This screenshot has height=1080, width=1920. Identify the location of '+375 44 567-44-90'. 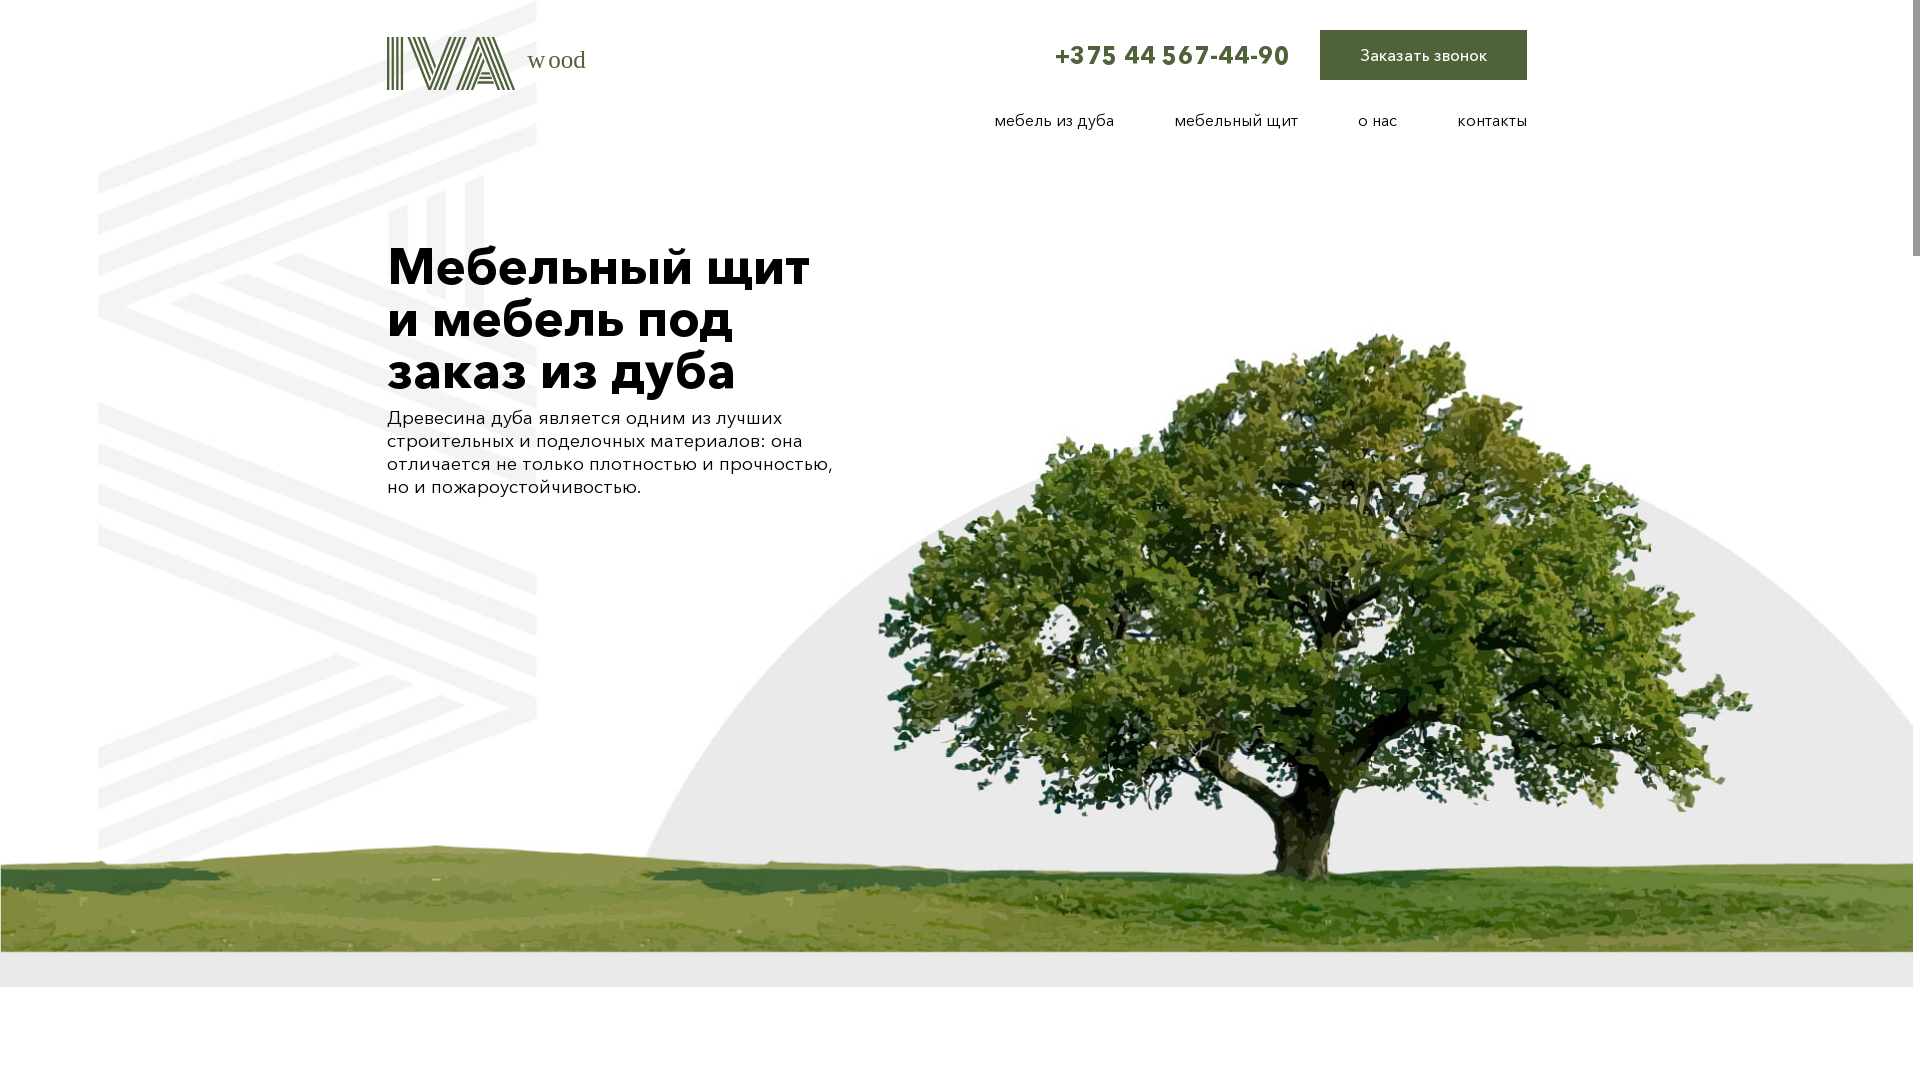
(1171, 53).